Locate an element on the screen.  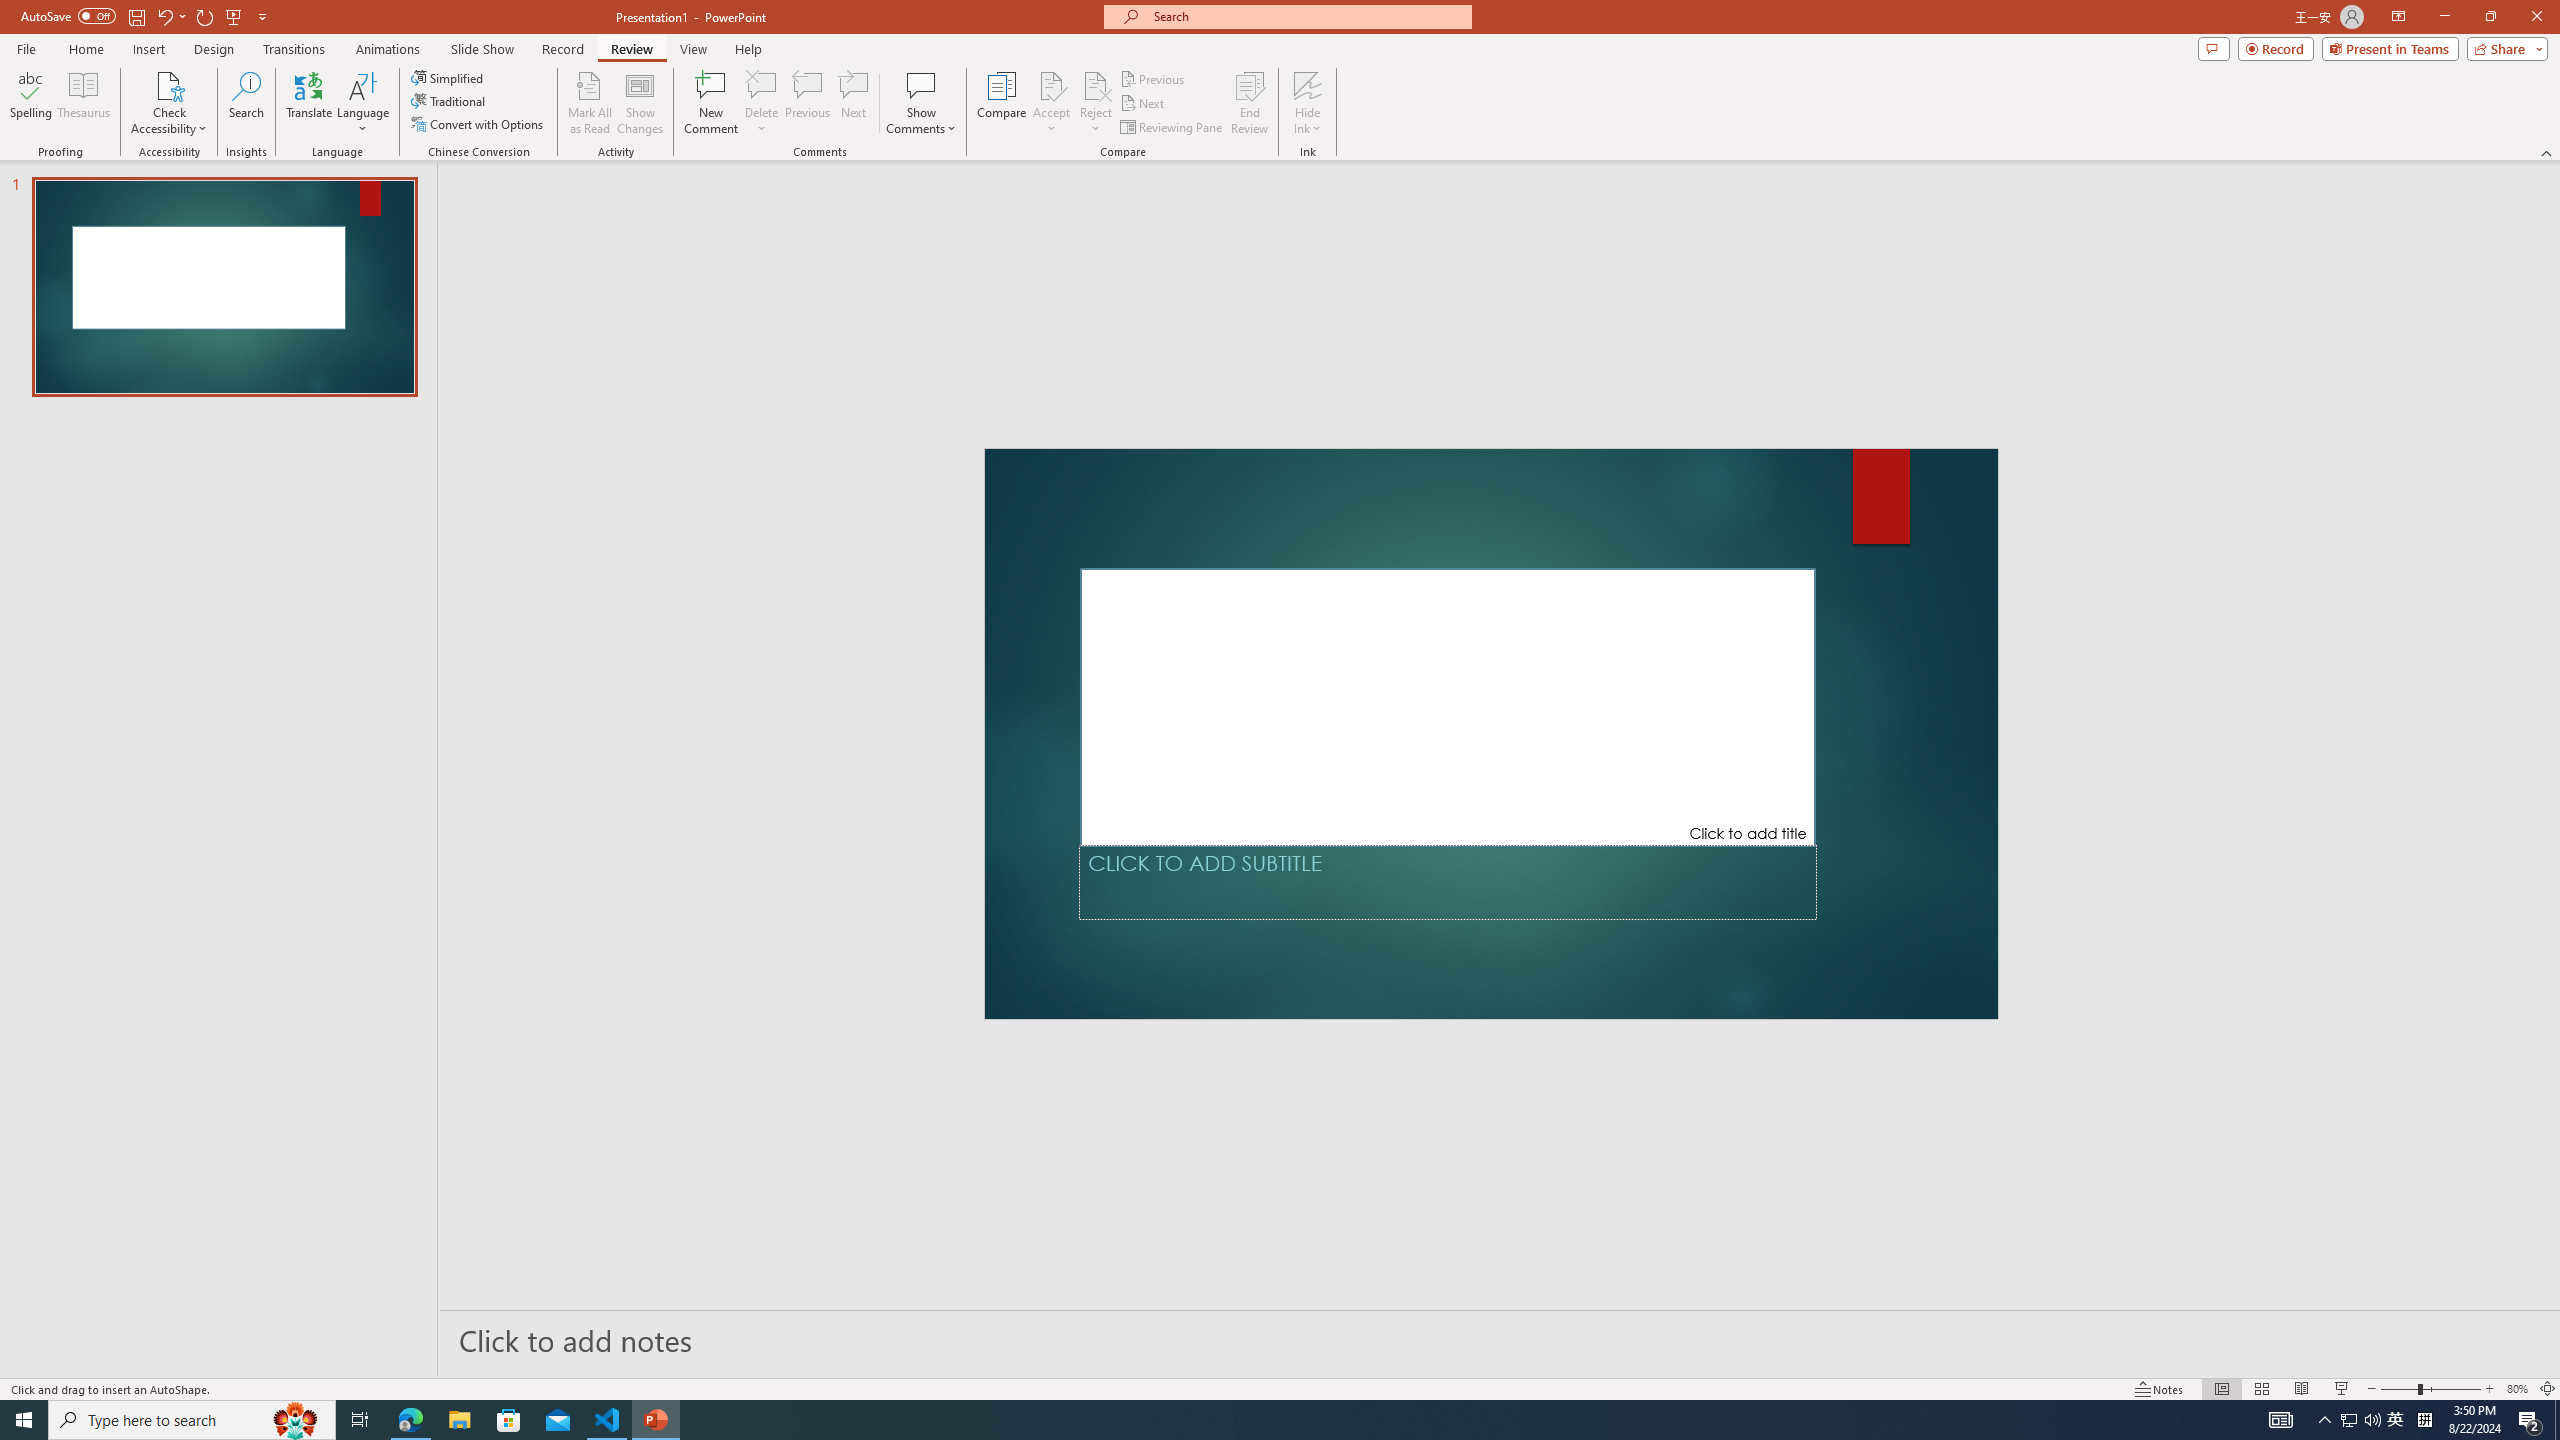
'Language' is located at coordinates (362, 103).